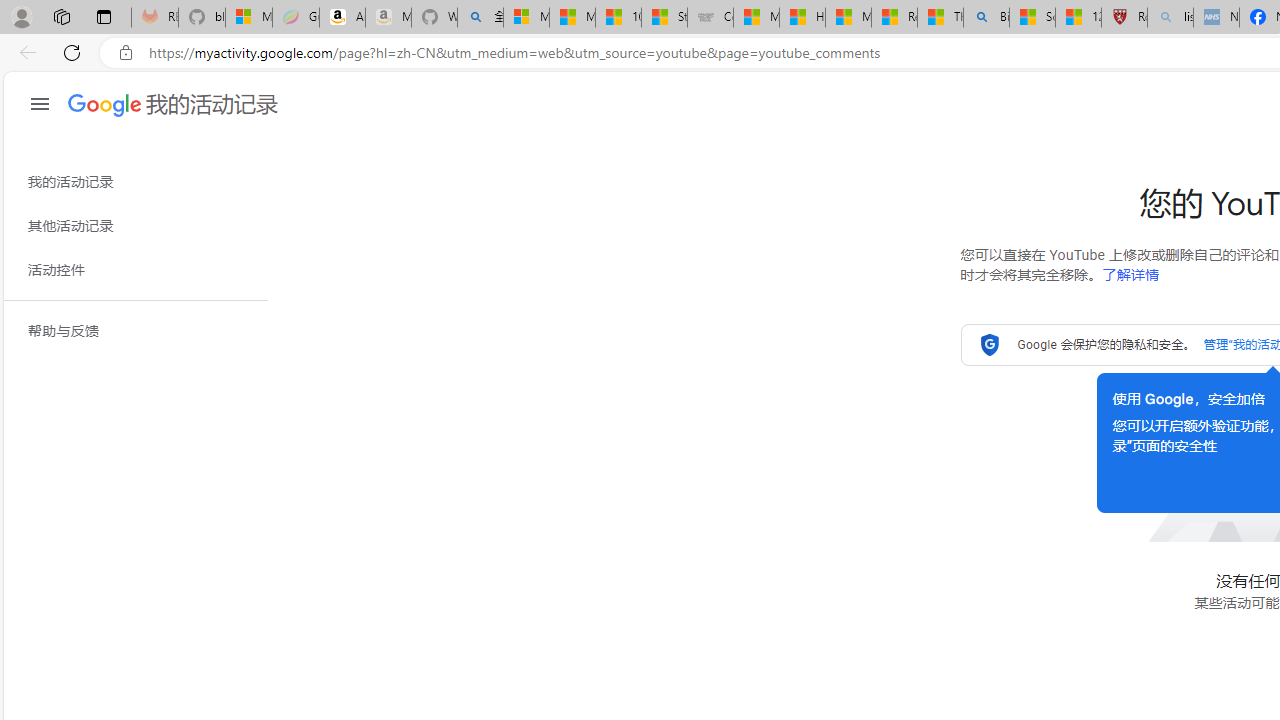  I want to click on 'Stocks - MSN', so click(664, 17).